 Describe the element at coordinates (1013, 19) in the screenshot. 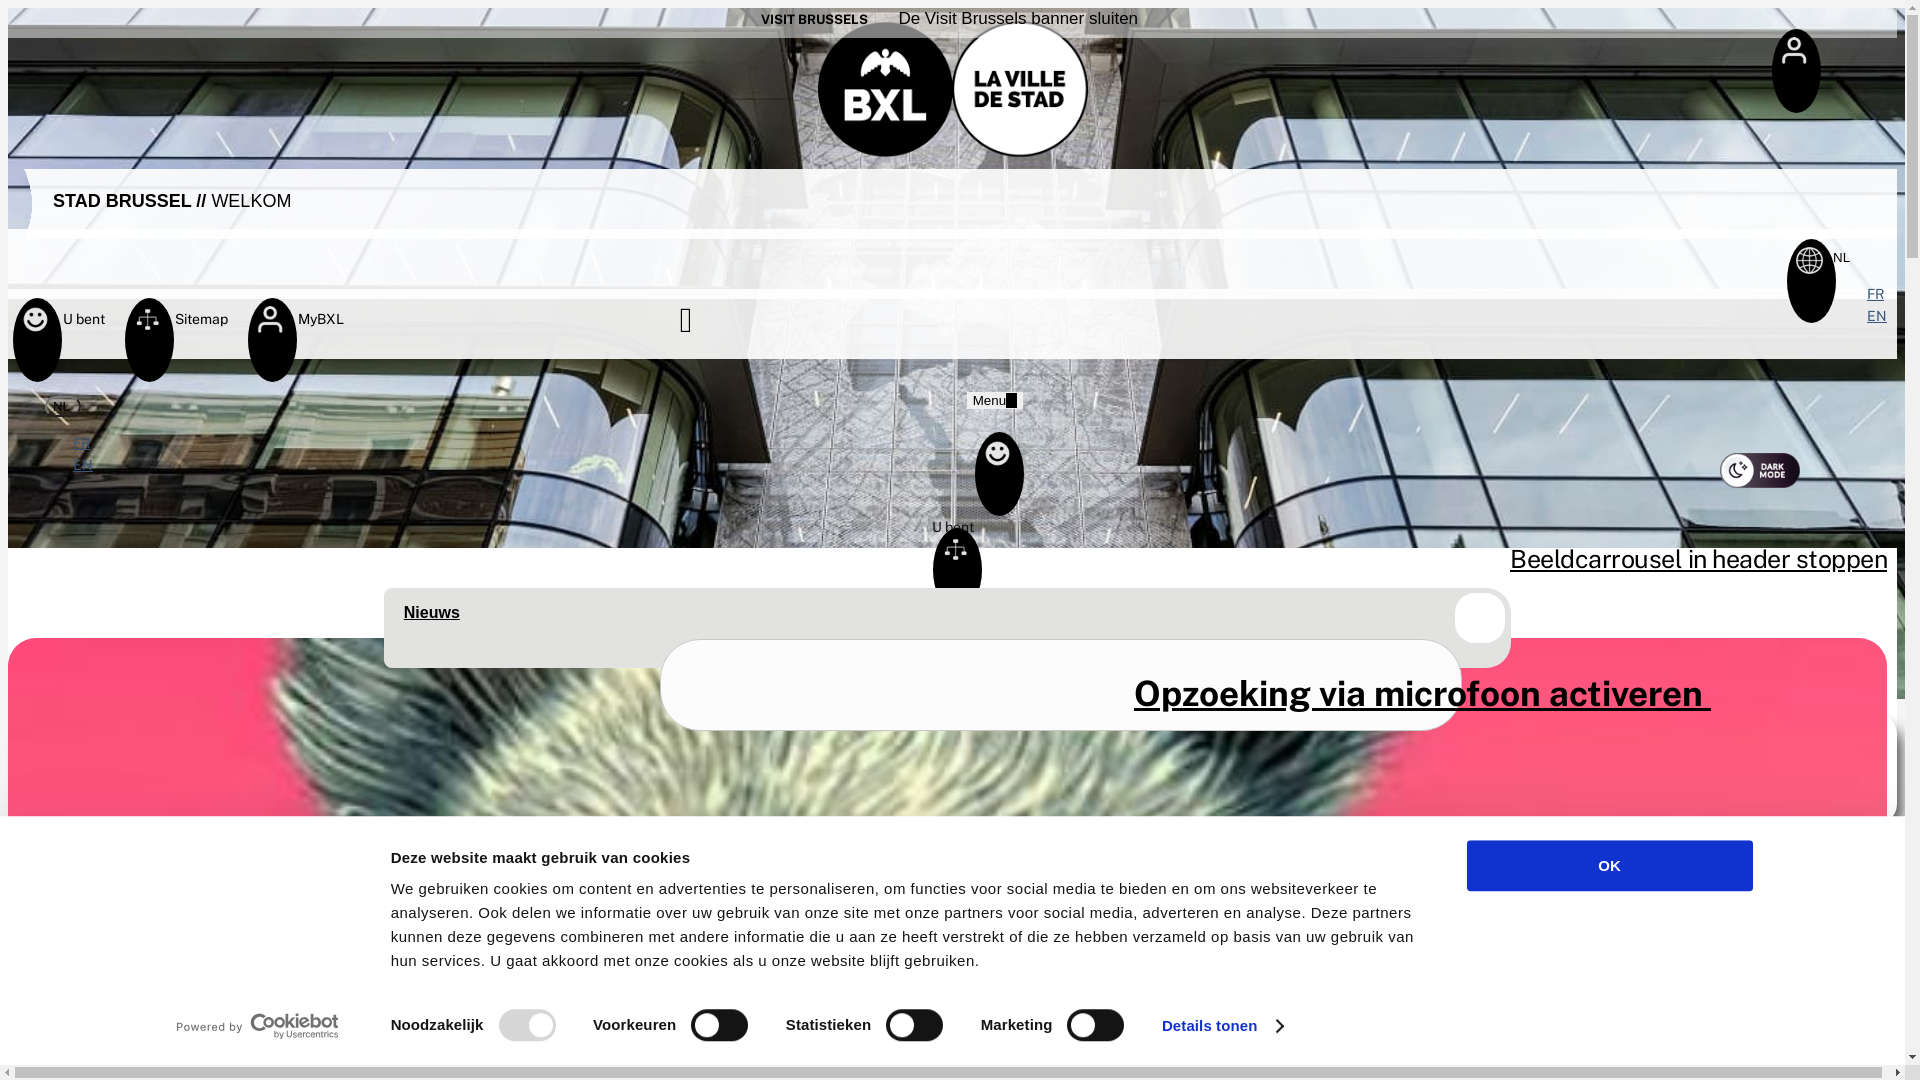

I see `'  De Visit Brussels banner sluiten'` at that location.